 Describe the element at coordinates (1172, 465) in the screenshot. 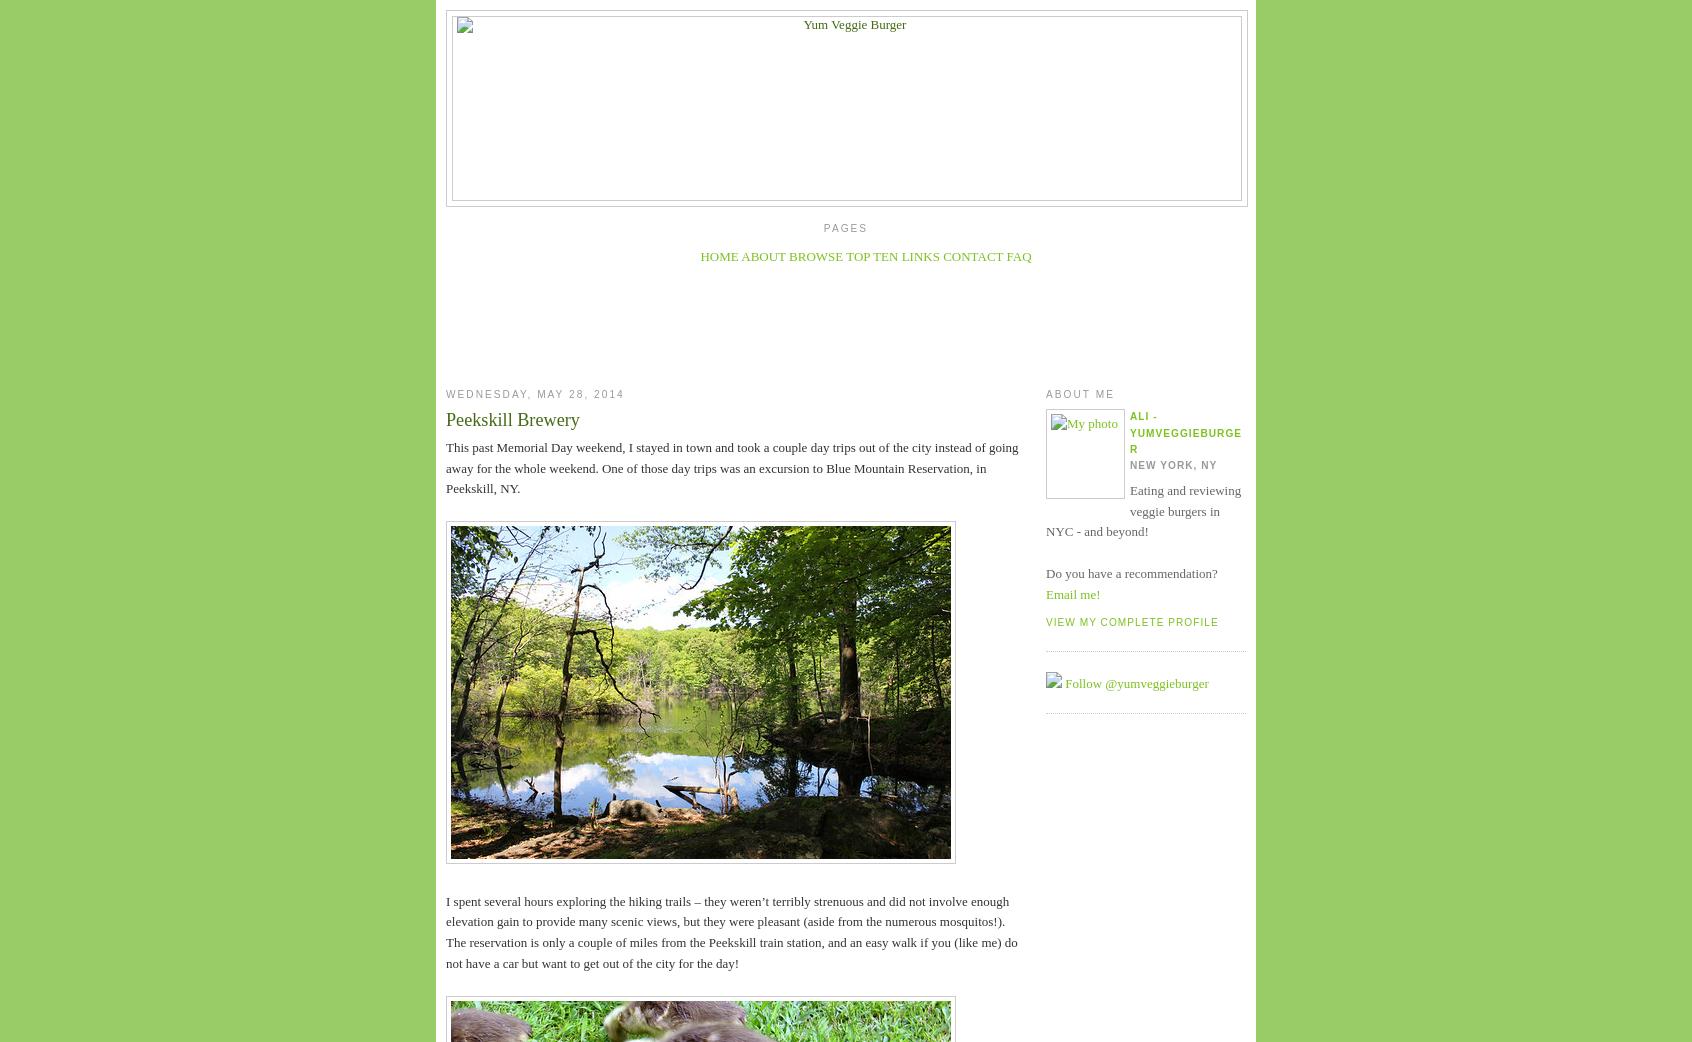

I see `'New York, NY'` at that location.